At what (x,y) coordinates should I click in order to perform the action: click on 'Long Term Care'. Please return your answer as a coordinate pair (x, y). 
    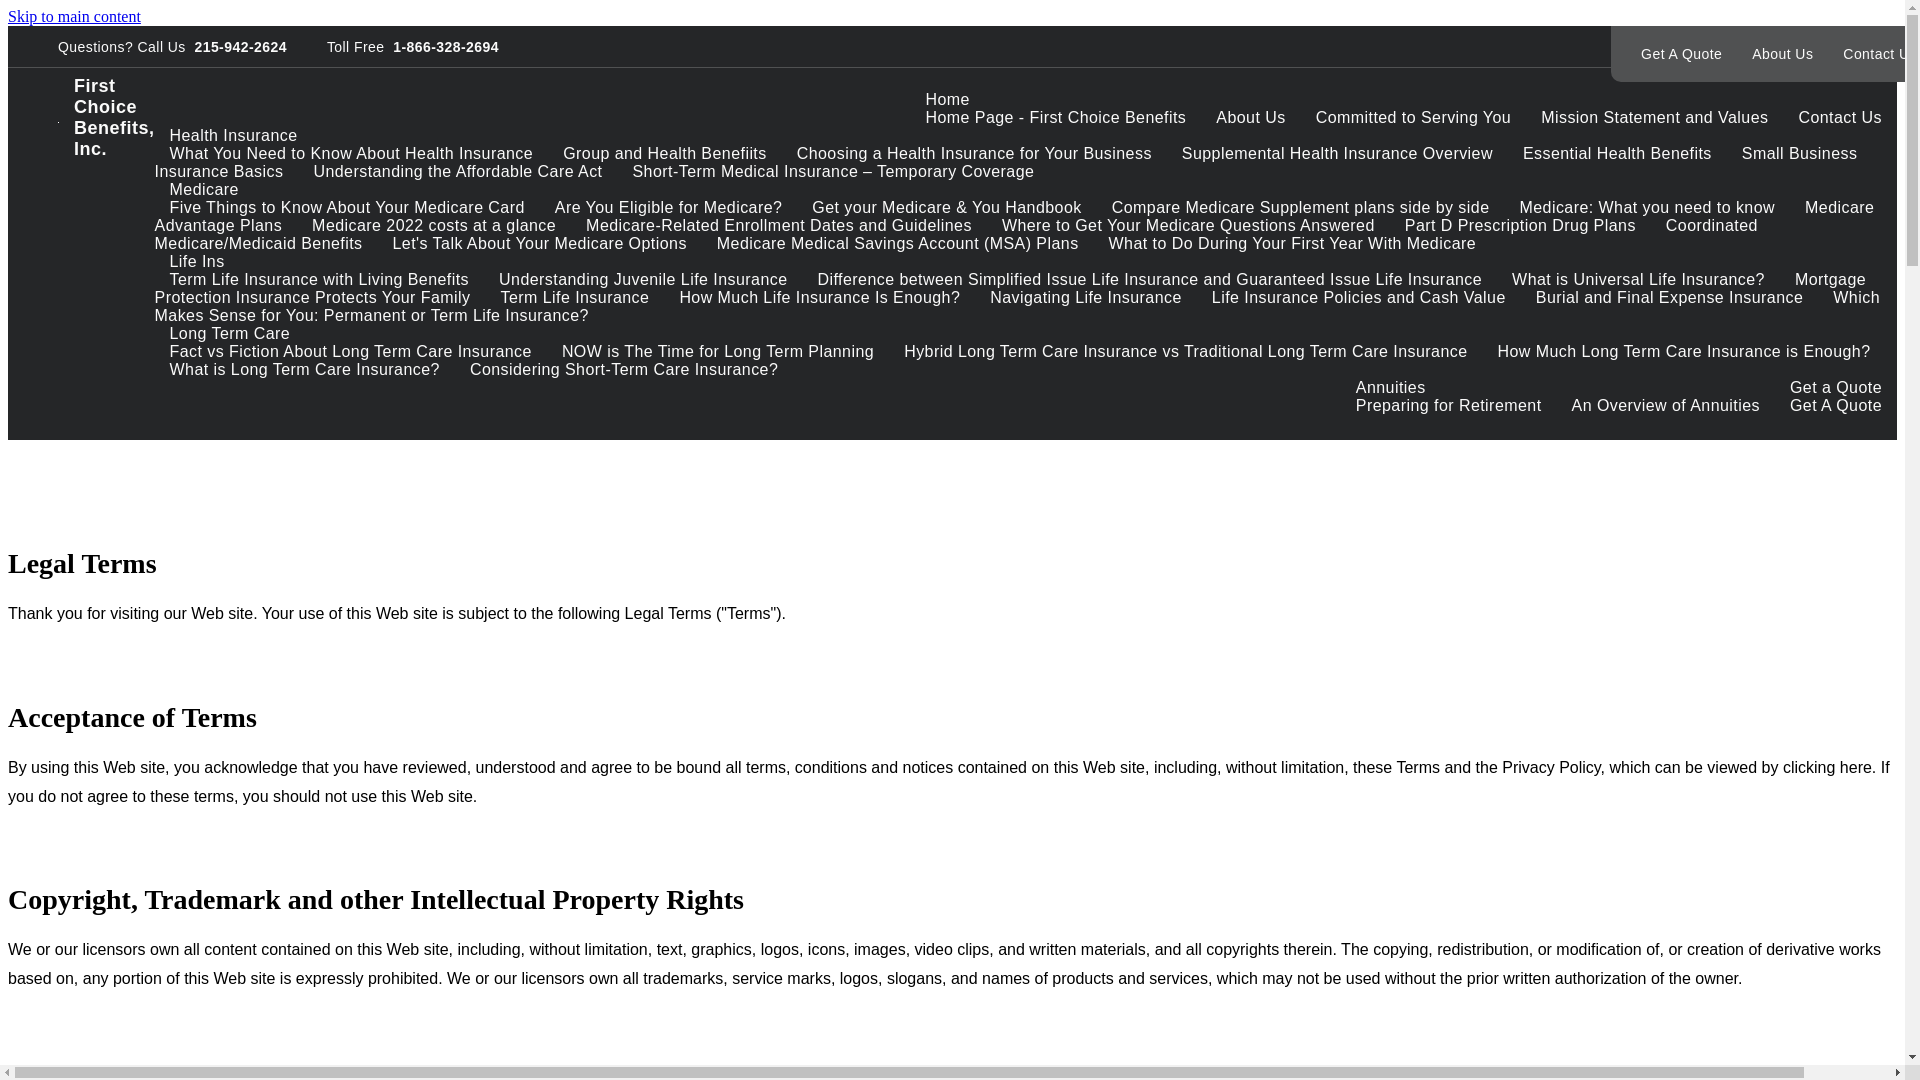
    Looking at the image, I should click on (230, 332).